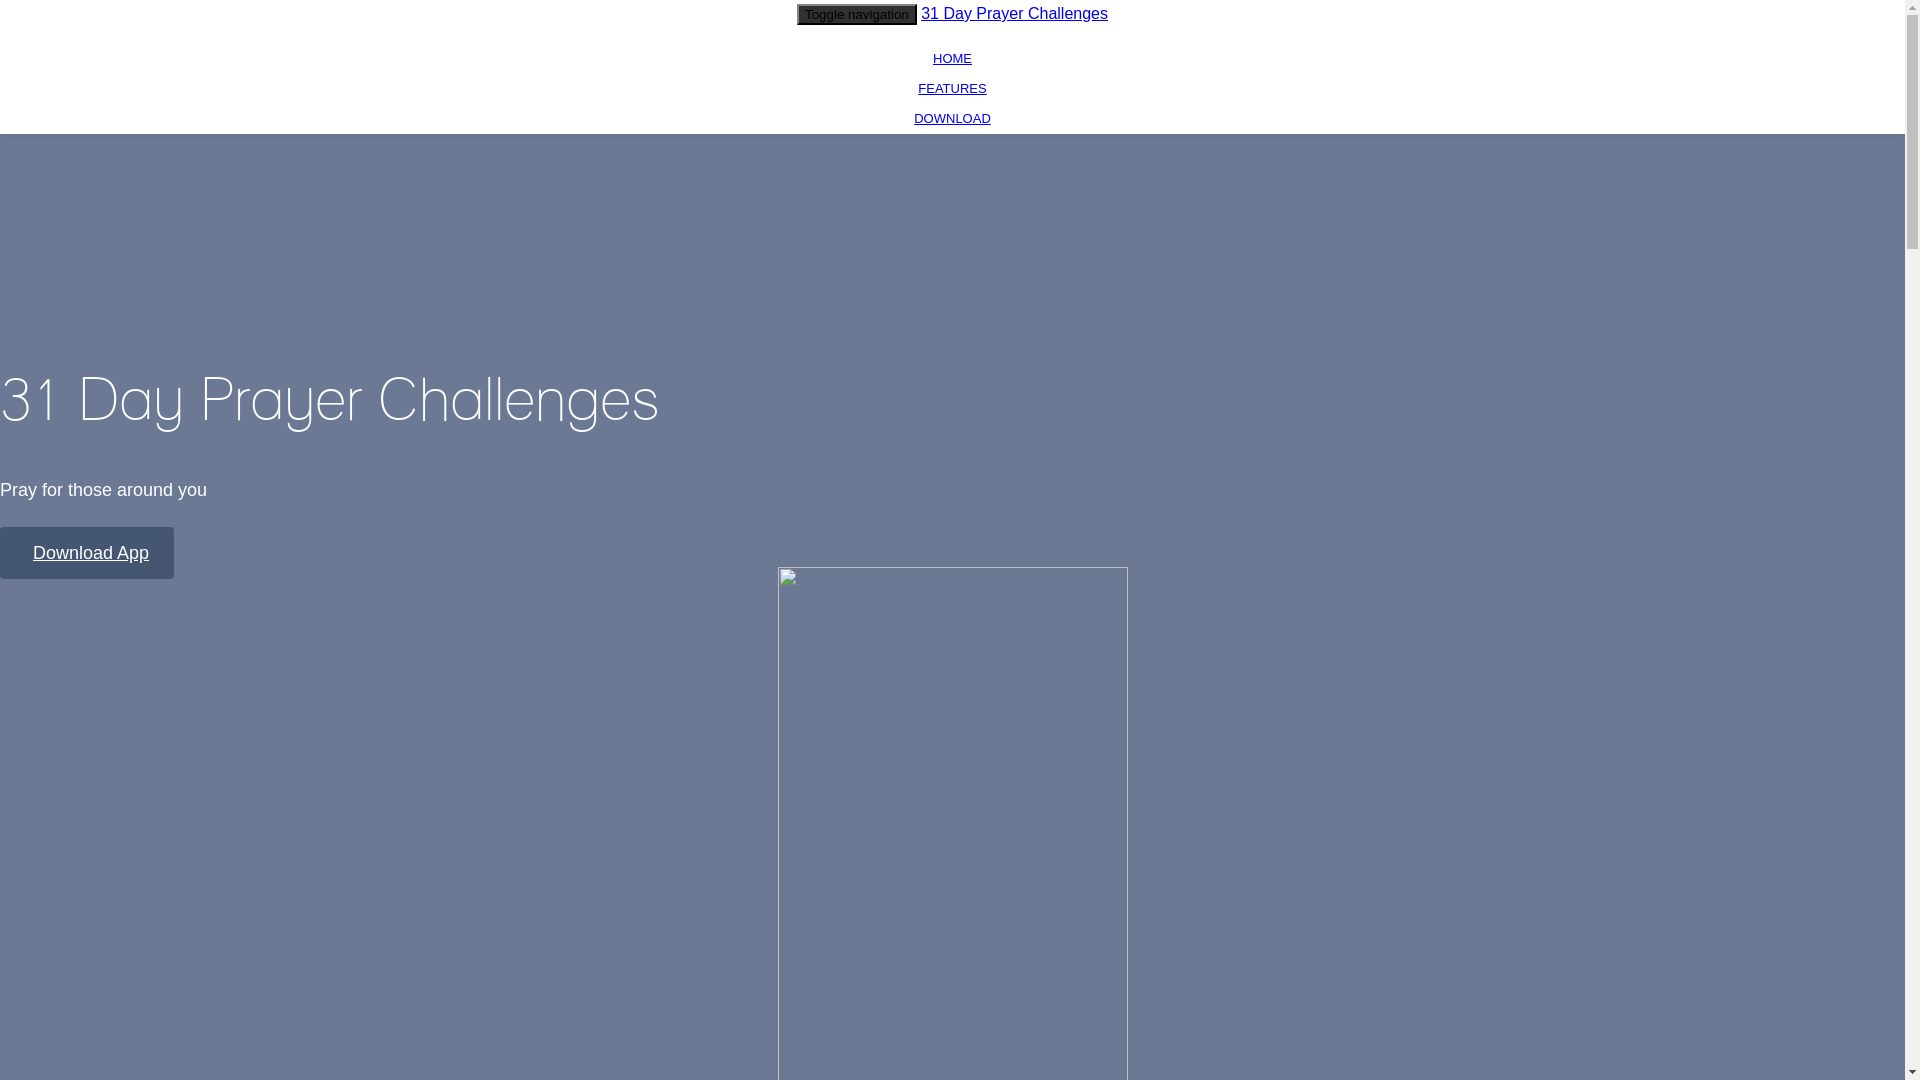  What do you see at coordinates (85, 552) in the screenshot?
I see `'Download App'` at bounding box center [85, 552].